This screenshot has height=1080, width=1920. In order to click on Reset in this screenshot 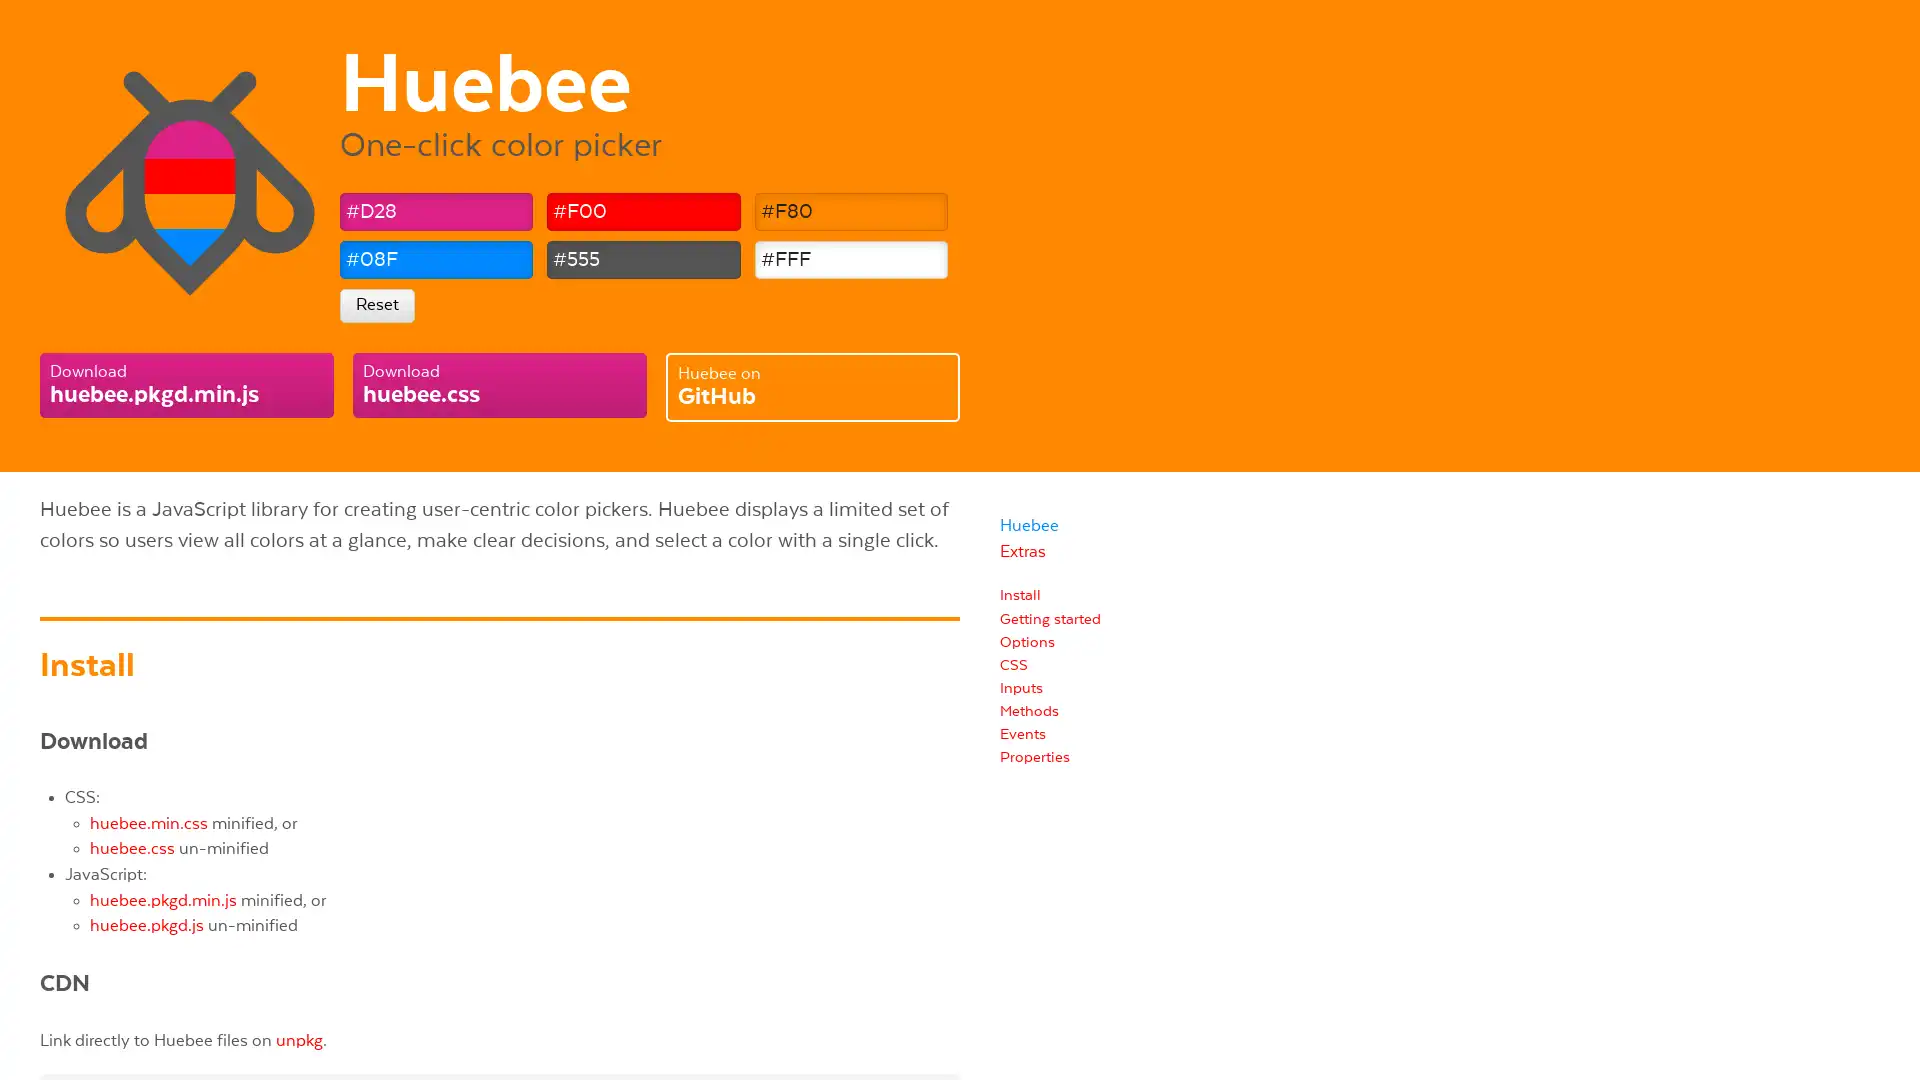, I will do `click(377, 304)`.